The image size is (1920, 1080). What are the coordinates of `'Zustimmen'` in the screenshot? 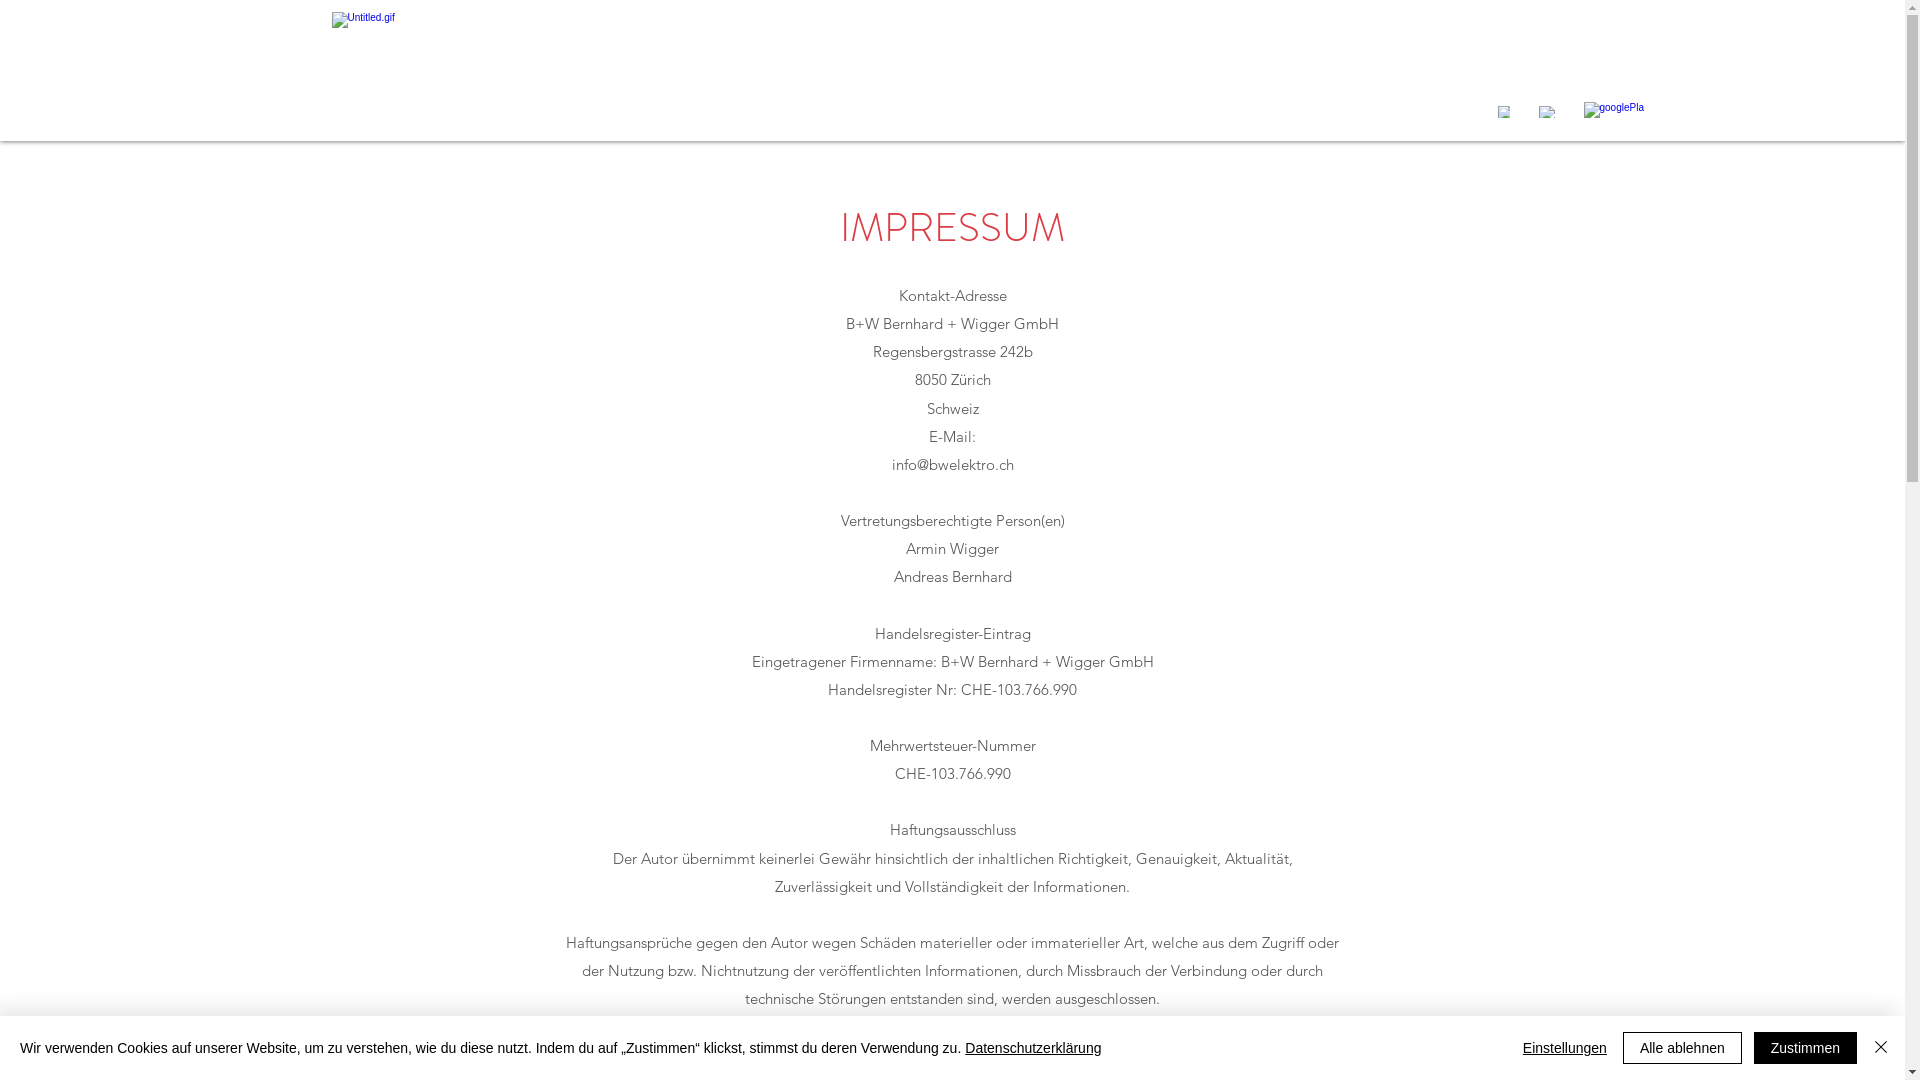 It's located at (1805, 1047).